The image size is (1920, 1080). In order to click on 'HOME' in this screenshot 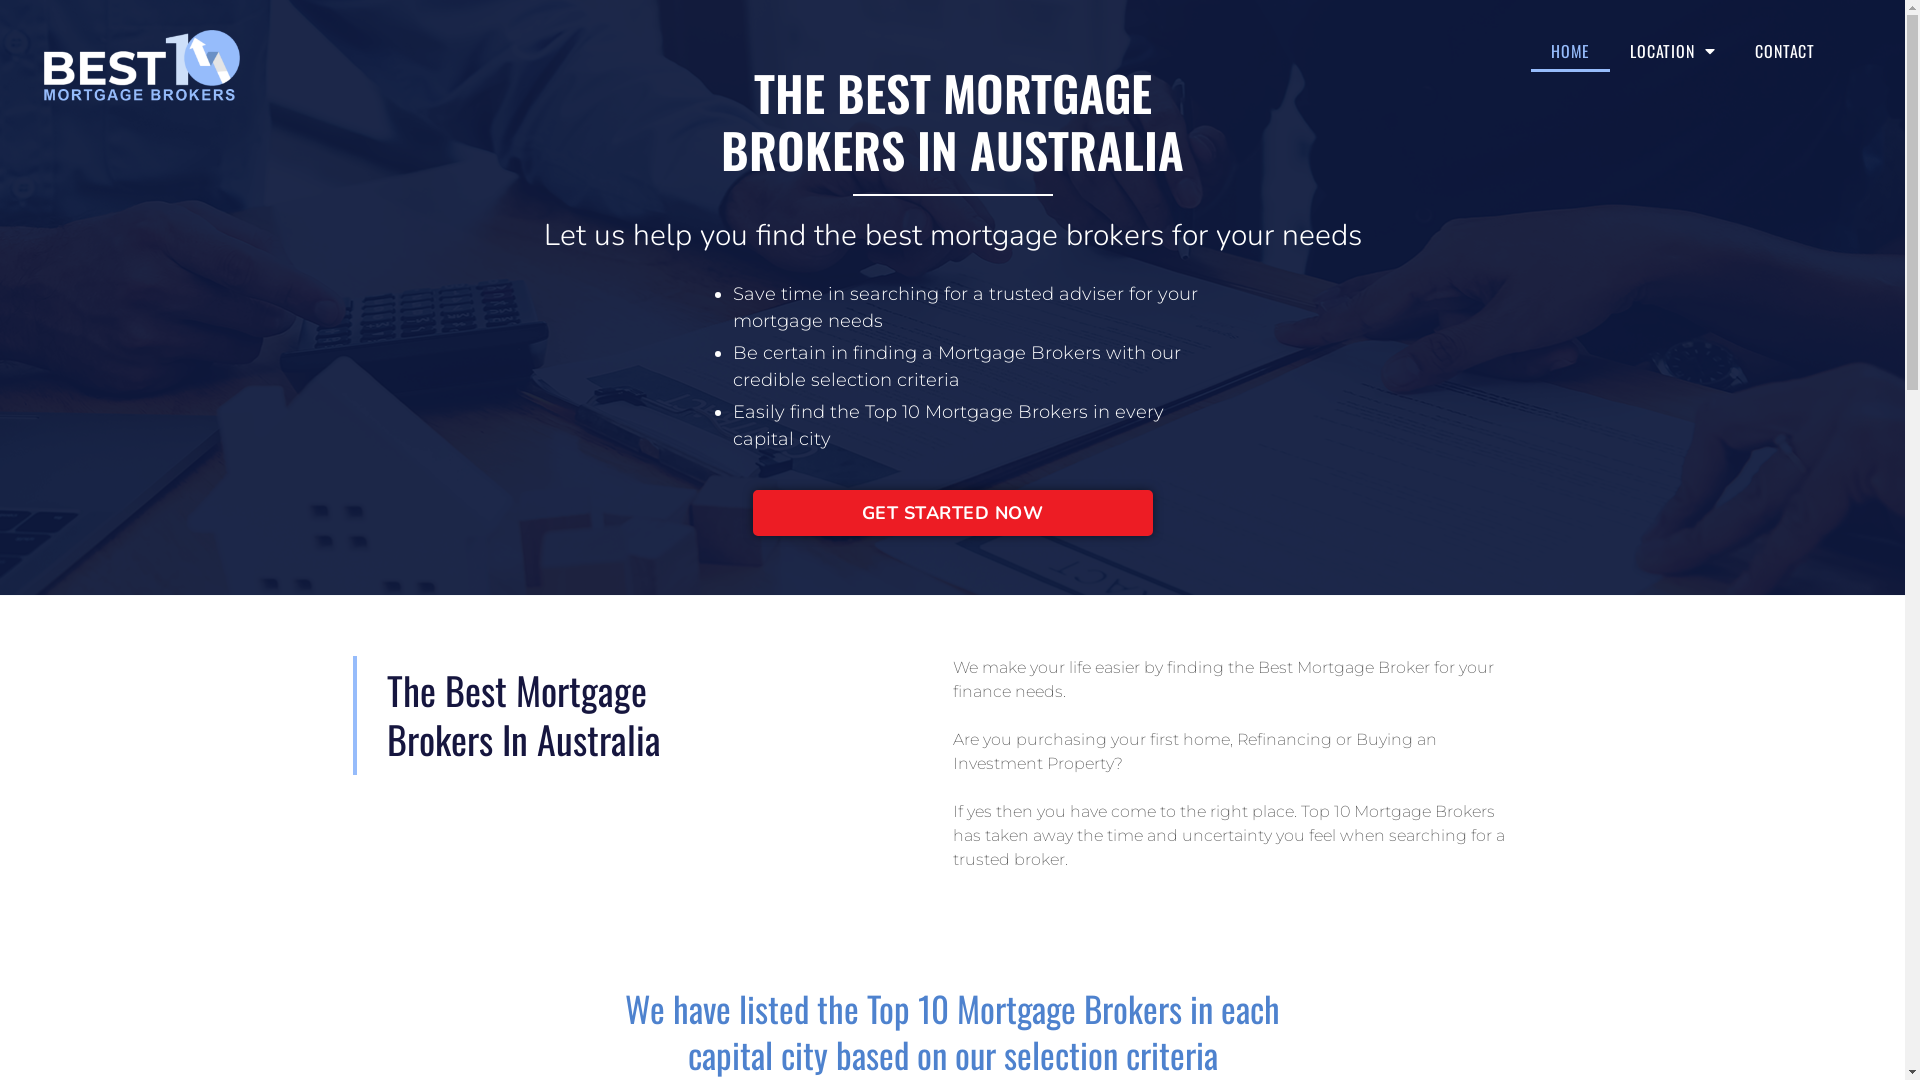, I will do `click(1569, 49)`.